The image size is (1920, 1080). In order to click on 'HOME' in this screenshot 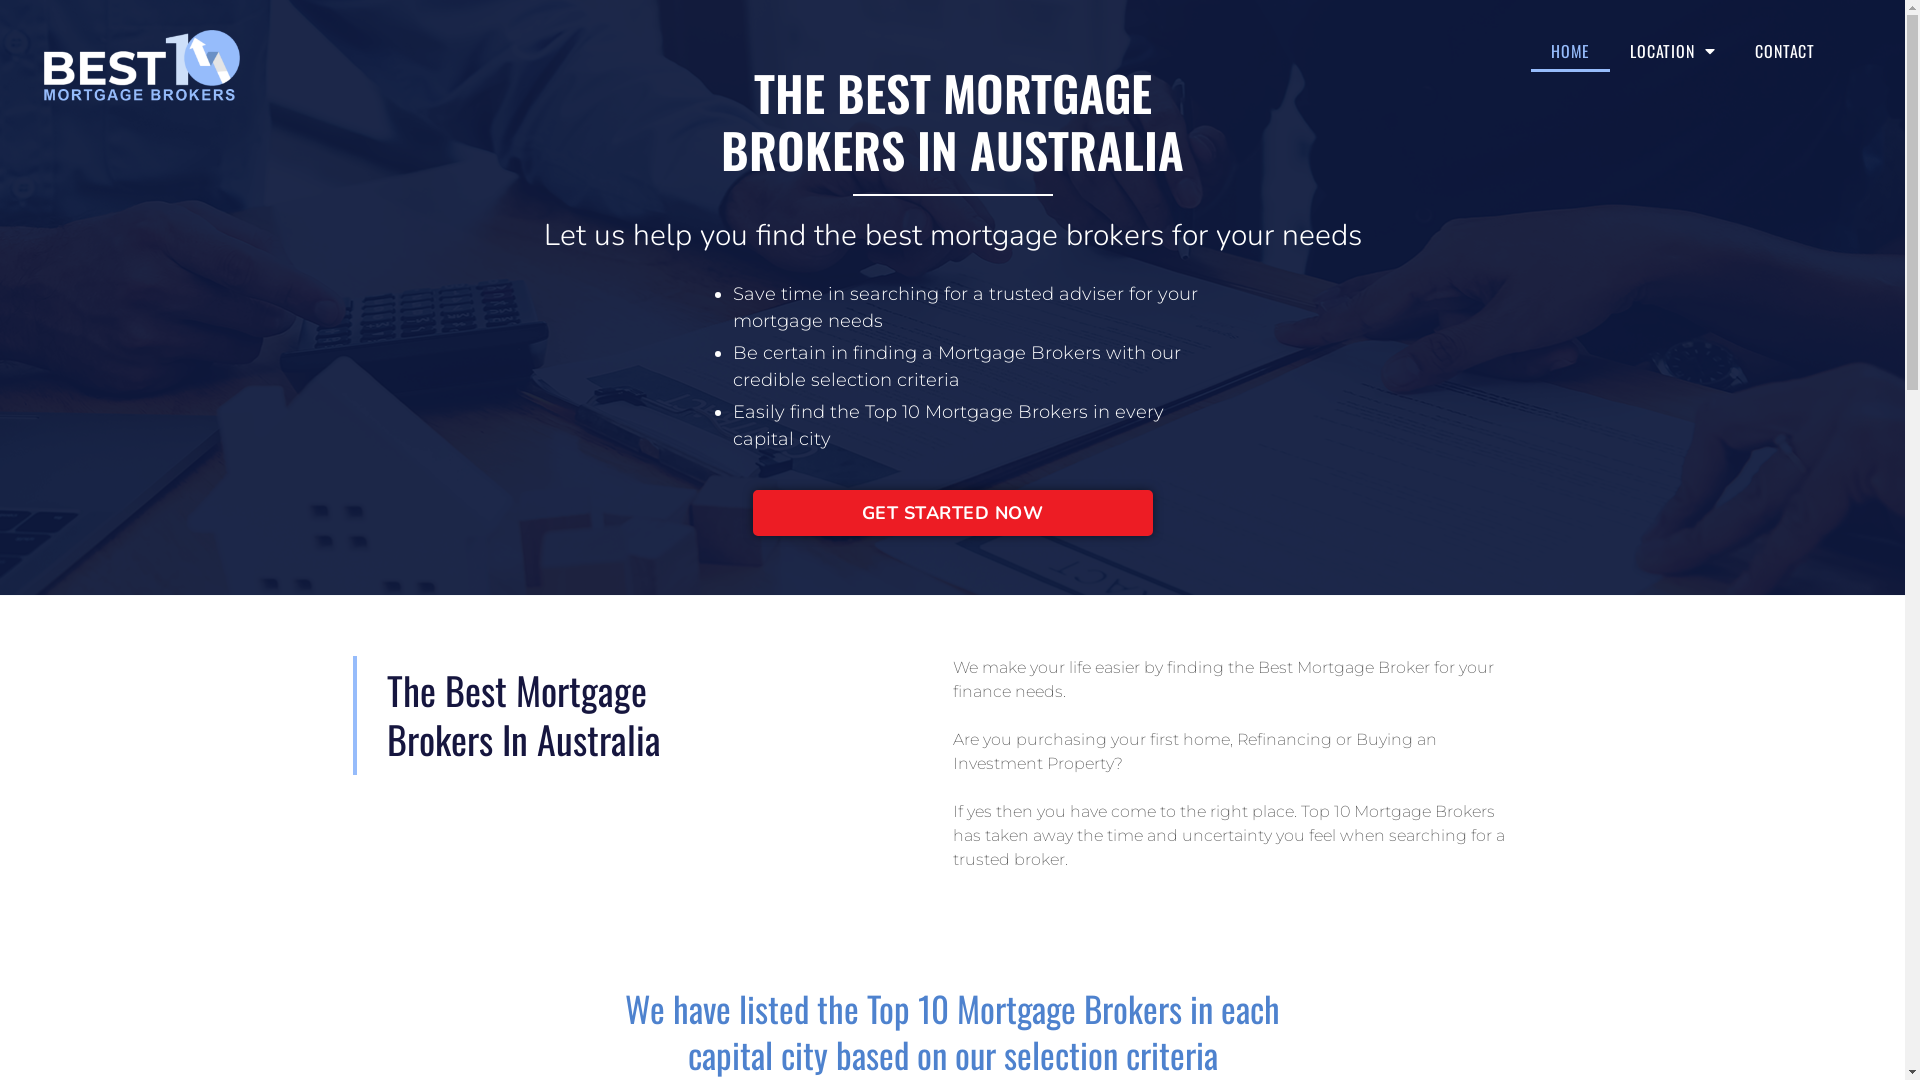, I will do `click(1569, 49)`.